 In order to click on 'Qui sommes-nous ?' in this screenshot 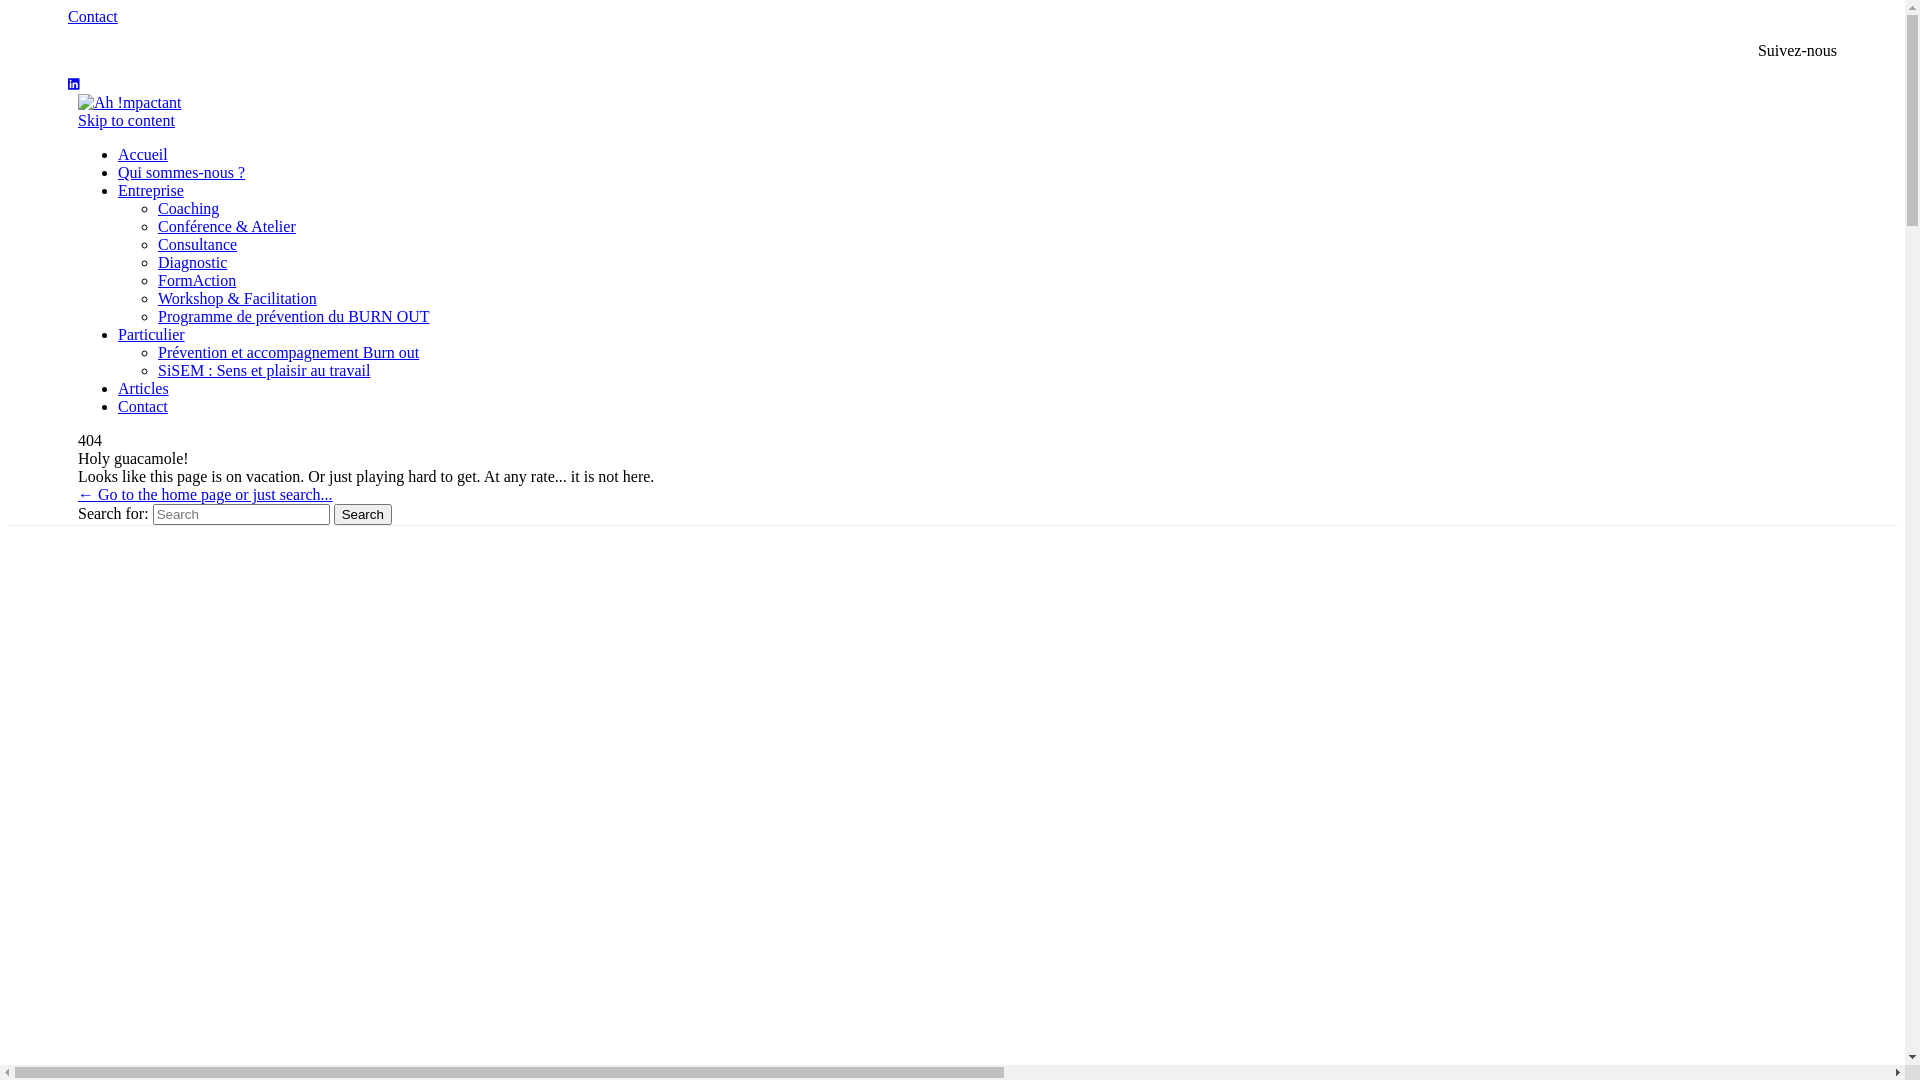, I will do `click(117, 171)`.